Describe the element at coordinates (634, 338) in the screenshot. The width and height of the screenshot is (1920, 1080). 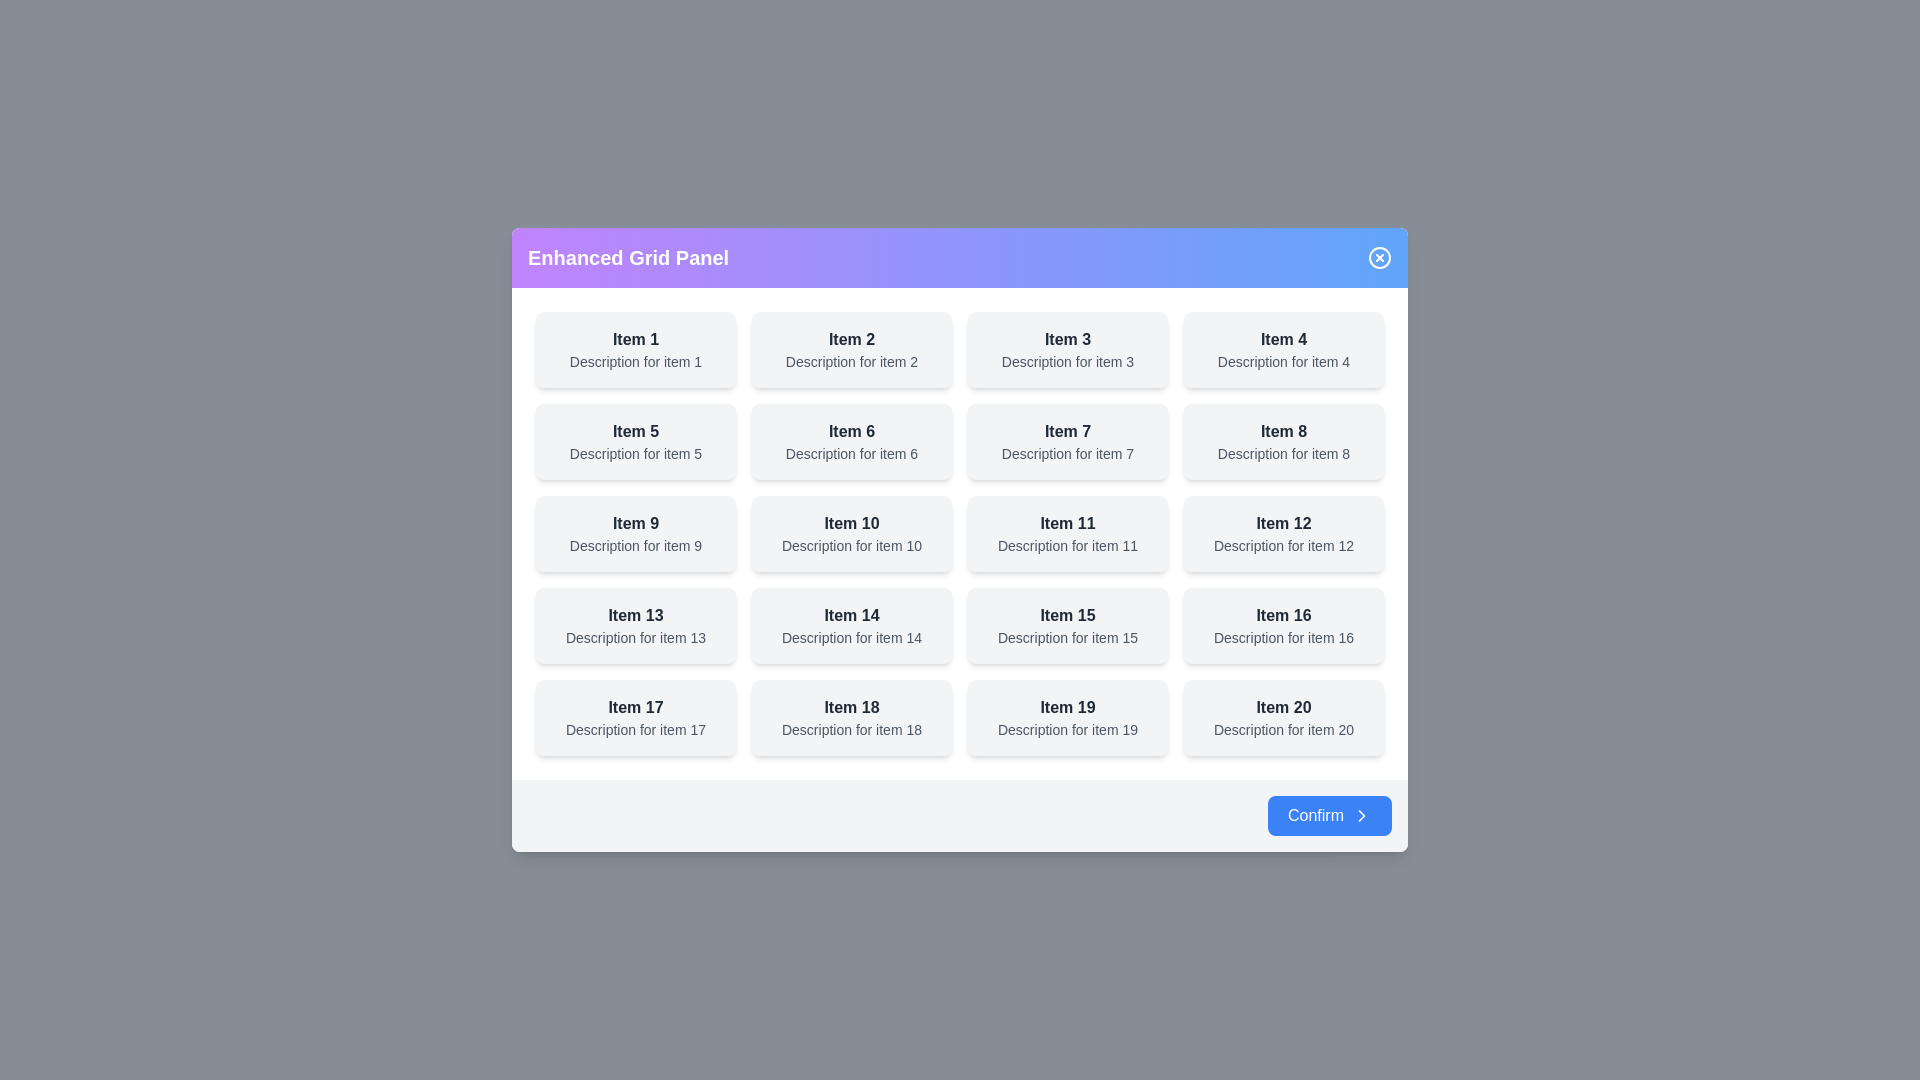
I see `the title or description of the grid item labeled 'Item 1'` at that location.